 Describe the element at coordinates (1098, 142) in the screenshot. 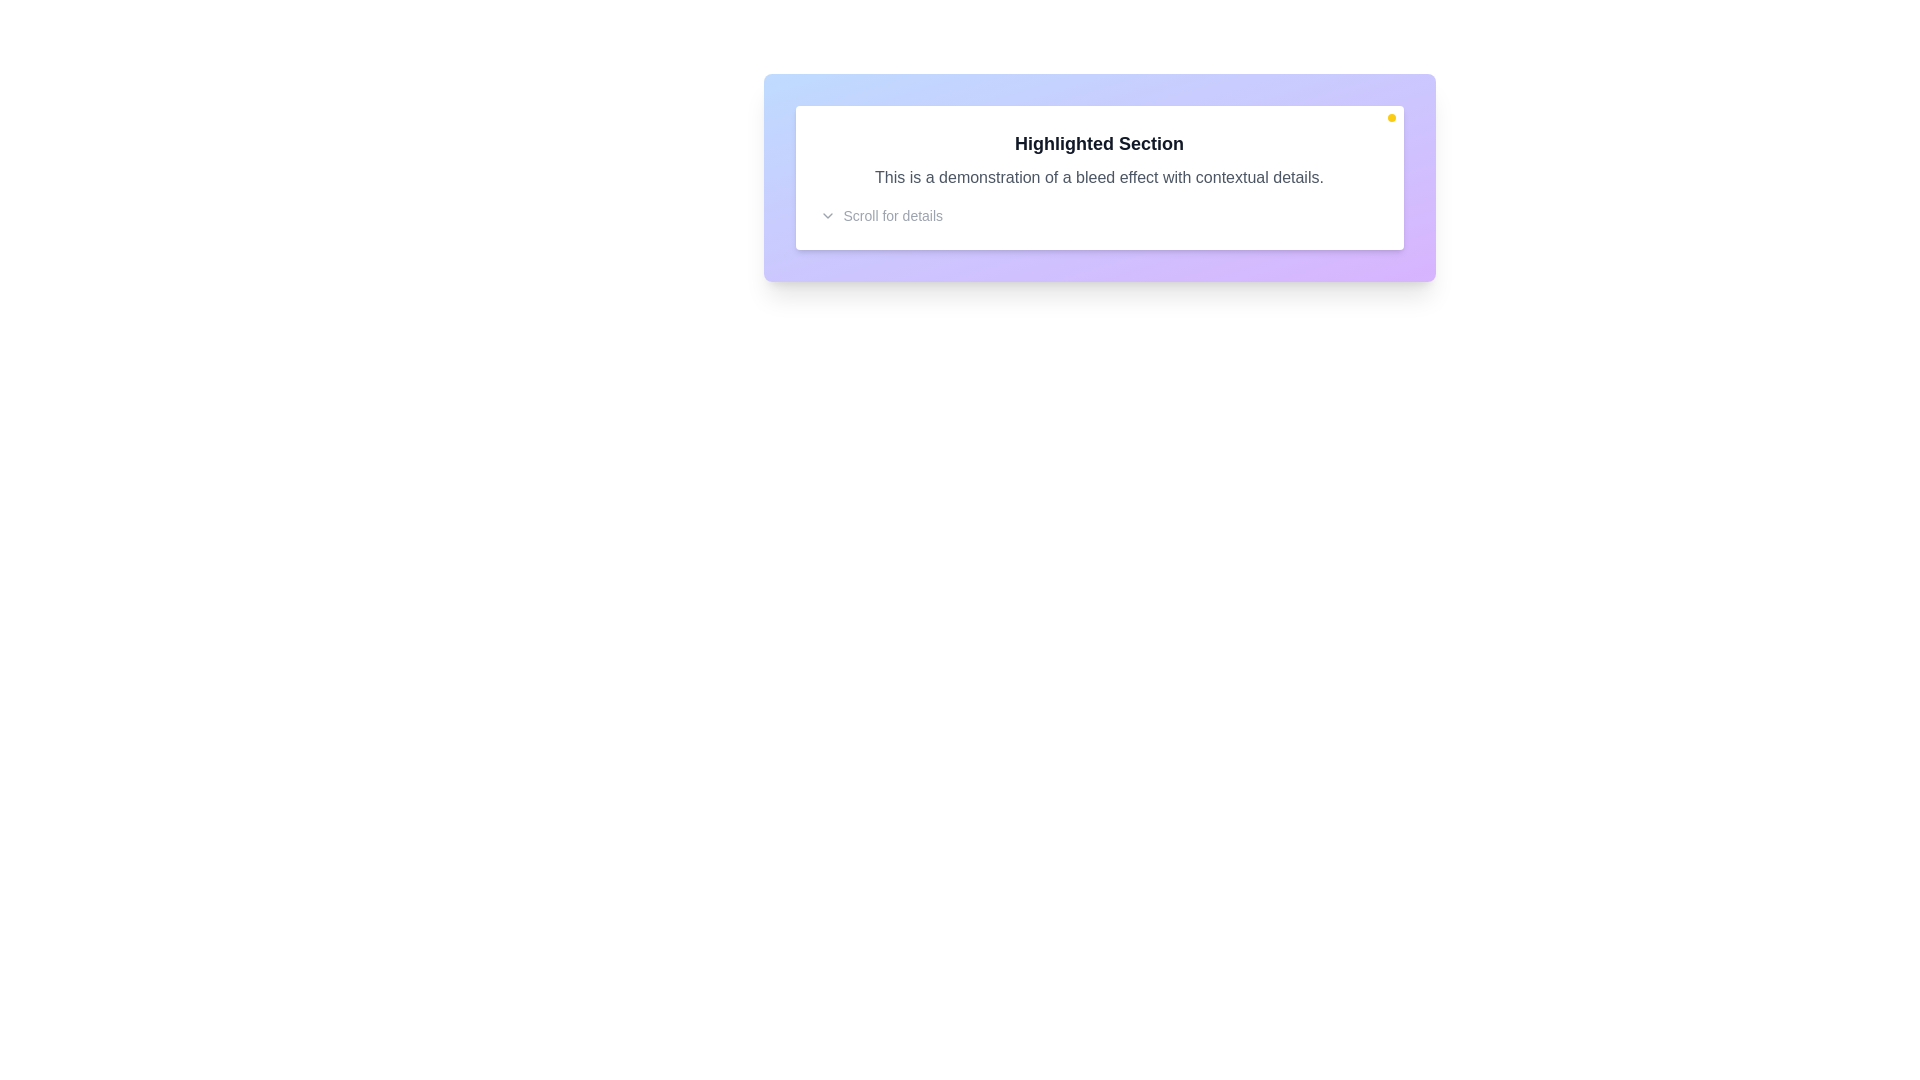

I see `the text label displaying 'Highlighted Section' in bold large font with dark gray color, which is positioned on a white rounded background card within a purple gradient background` at that location.